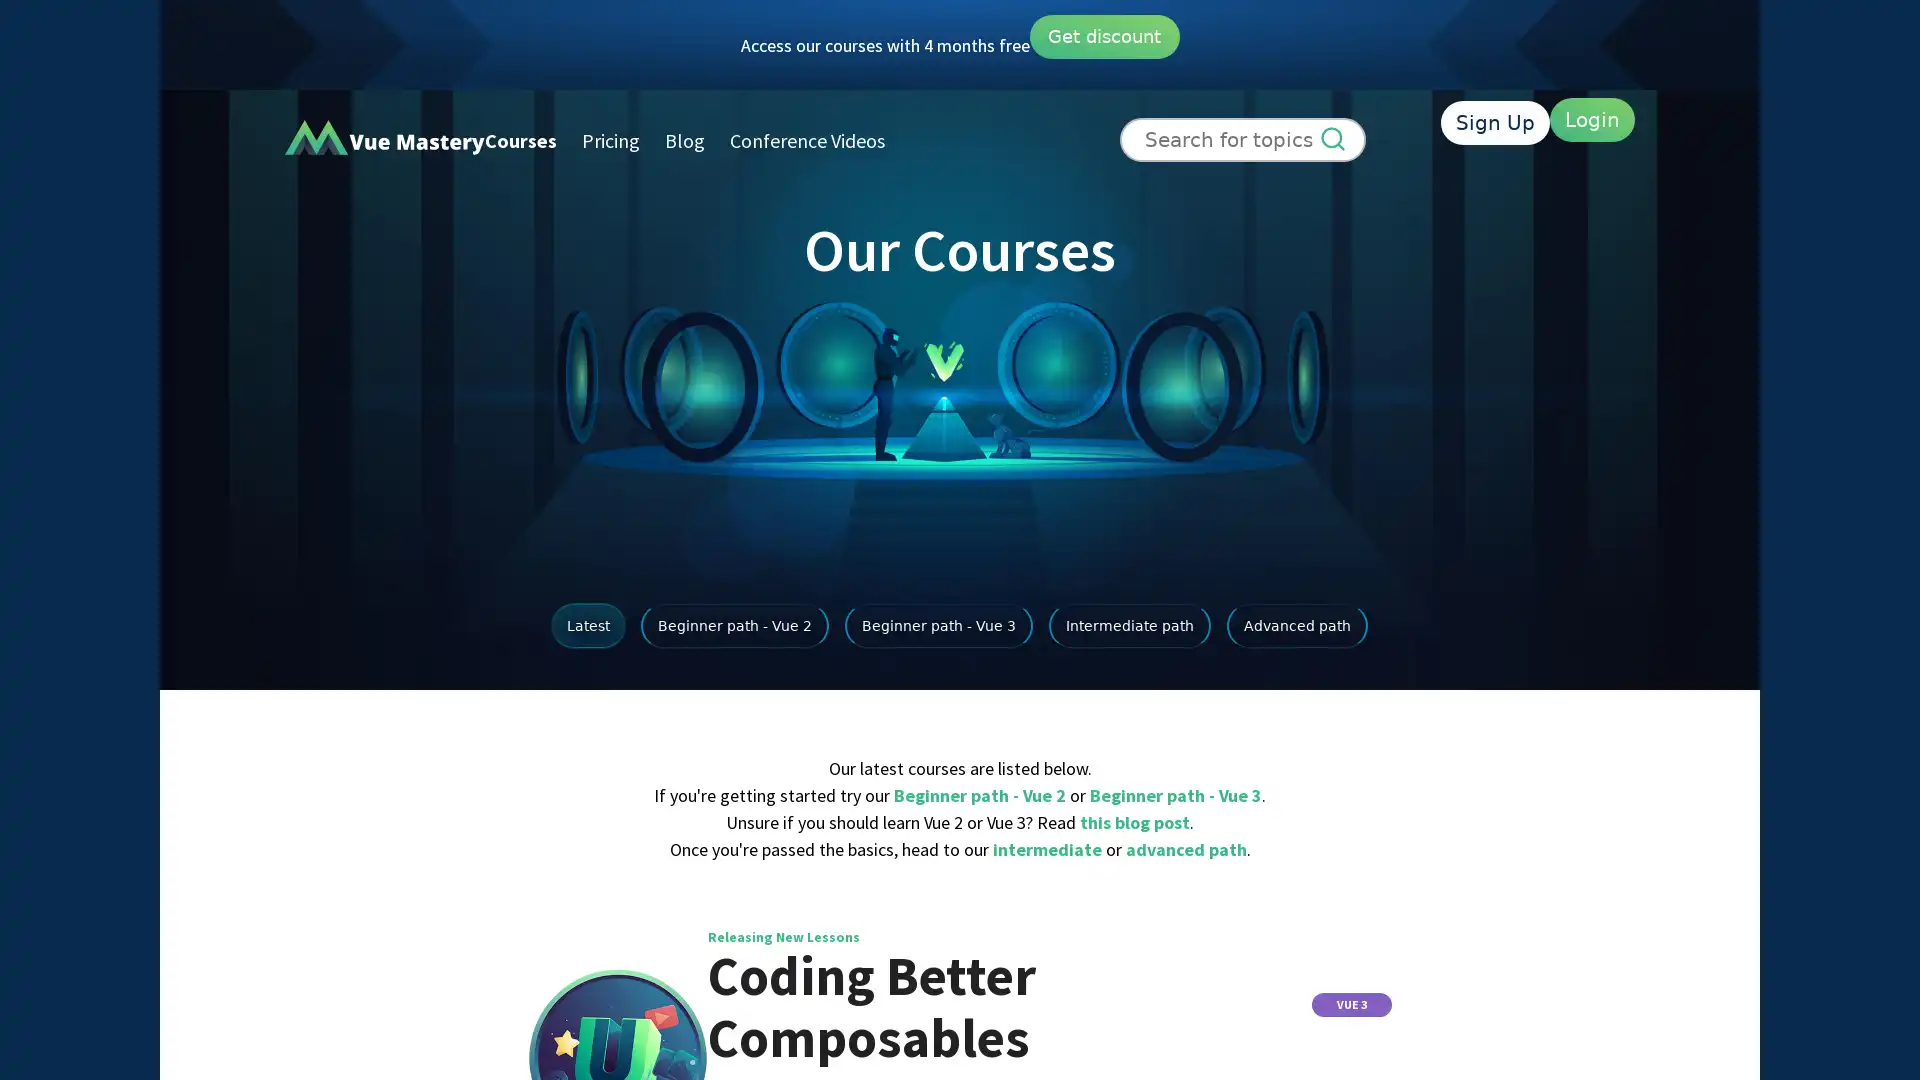  I want to click on Search, so click(1333, 140).